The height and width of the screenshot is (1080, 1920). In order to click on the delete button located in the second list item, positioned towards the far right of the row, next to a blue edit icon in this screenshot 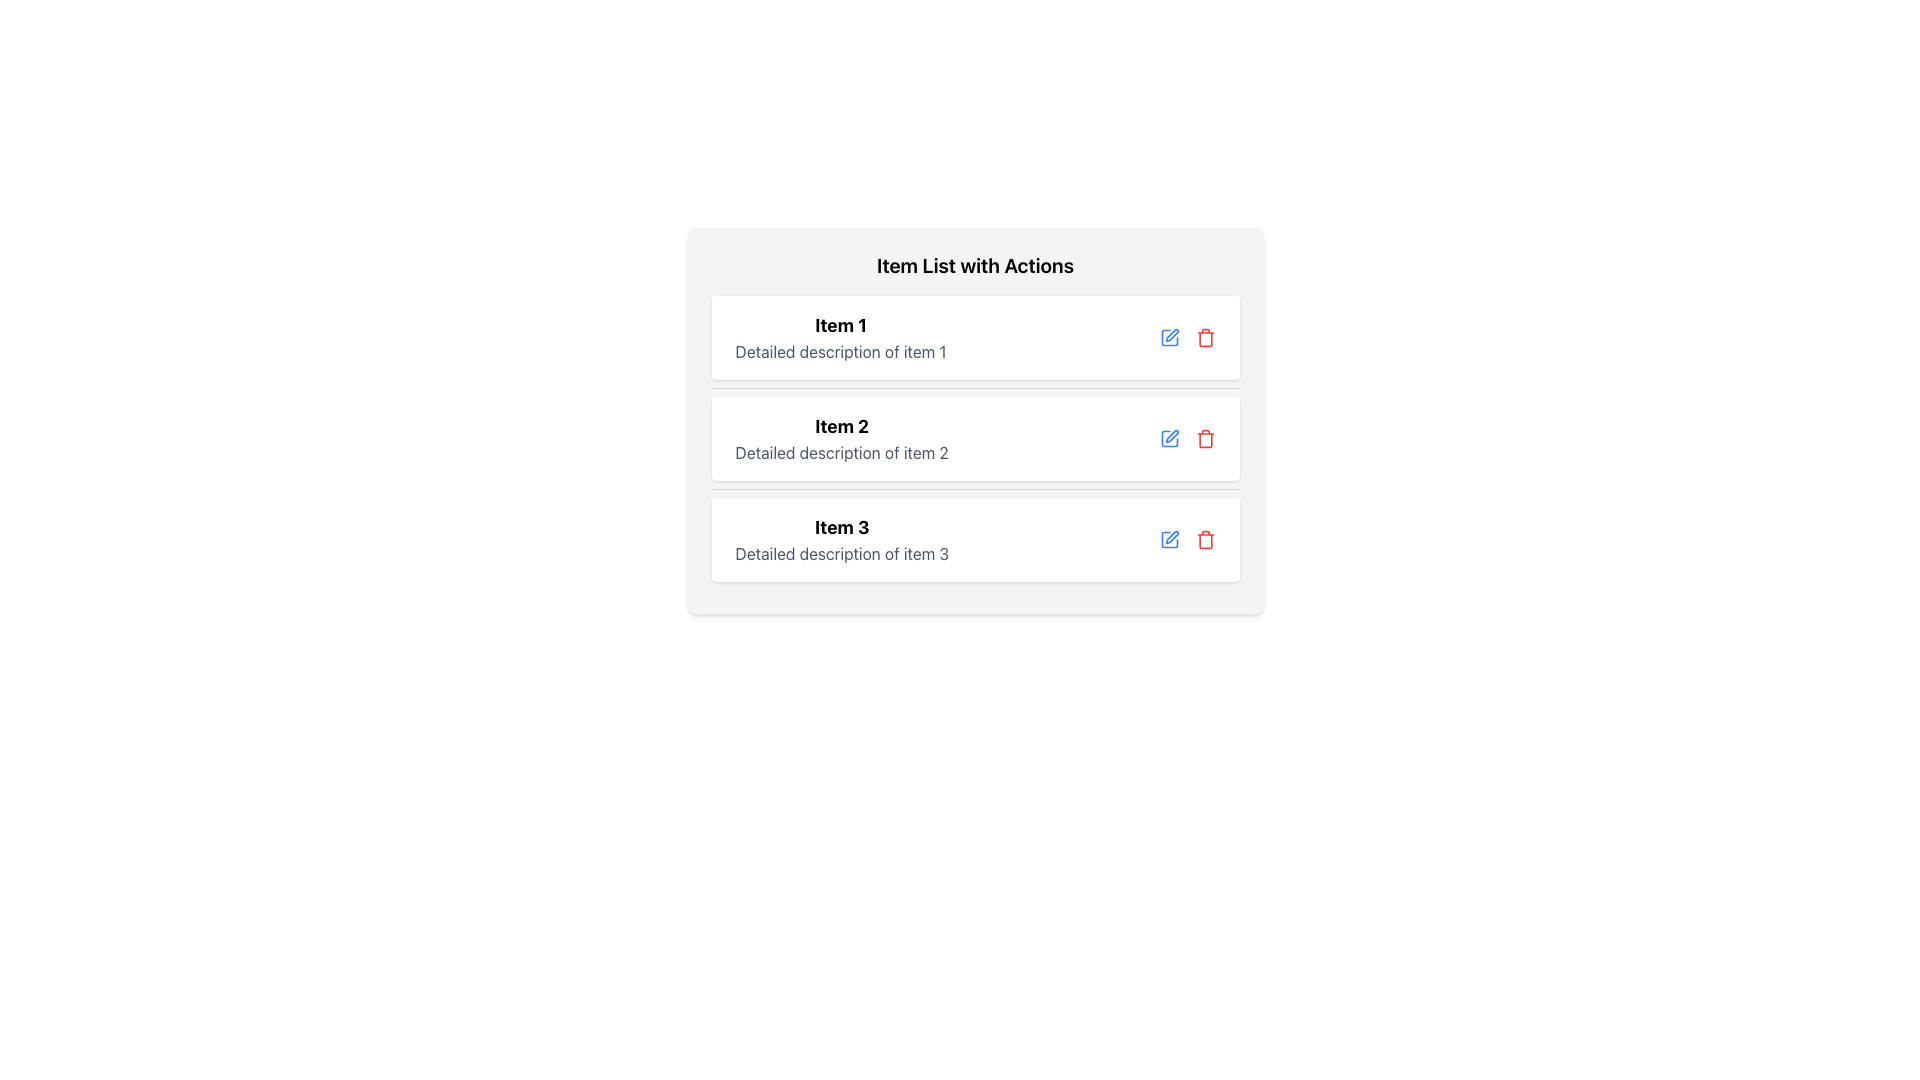, I will do `click(1204, 438)`.